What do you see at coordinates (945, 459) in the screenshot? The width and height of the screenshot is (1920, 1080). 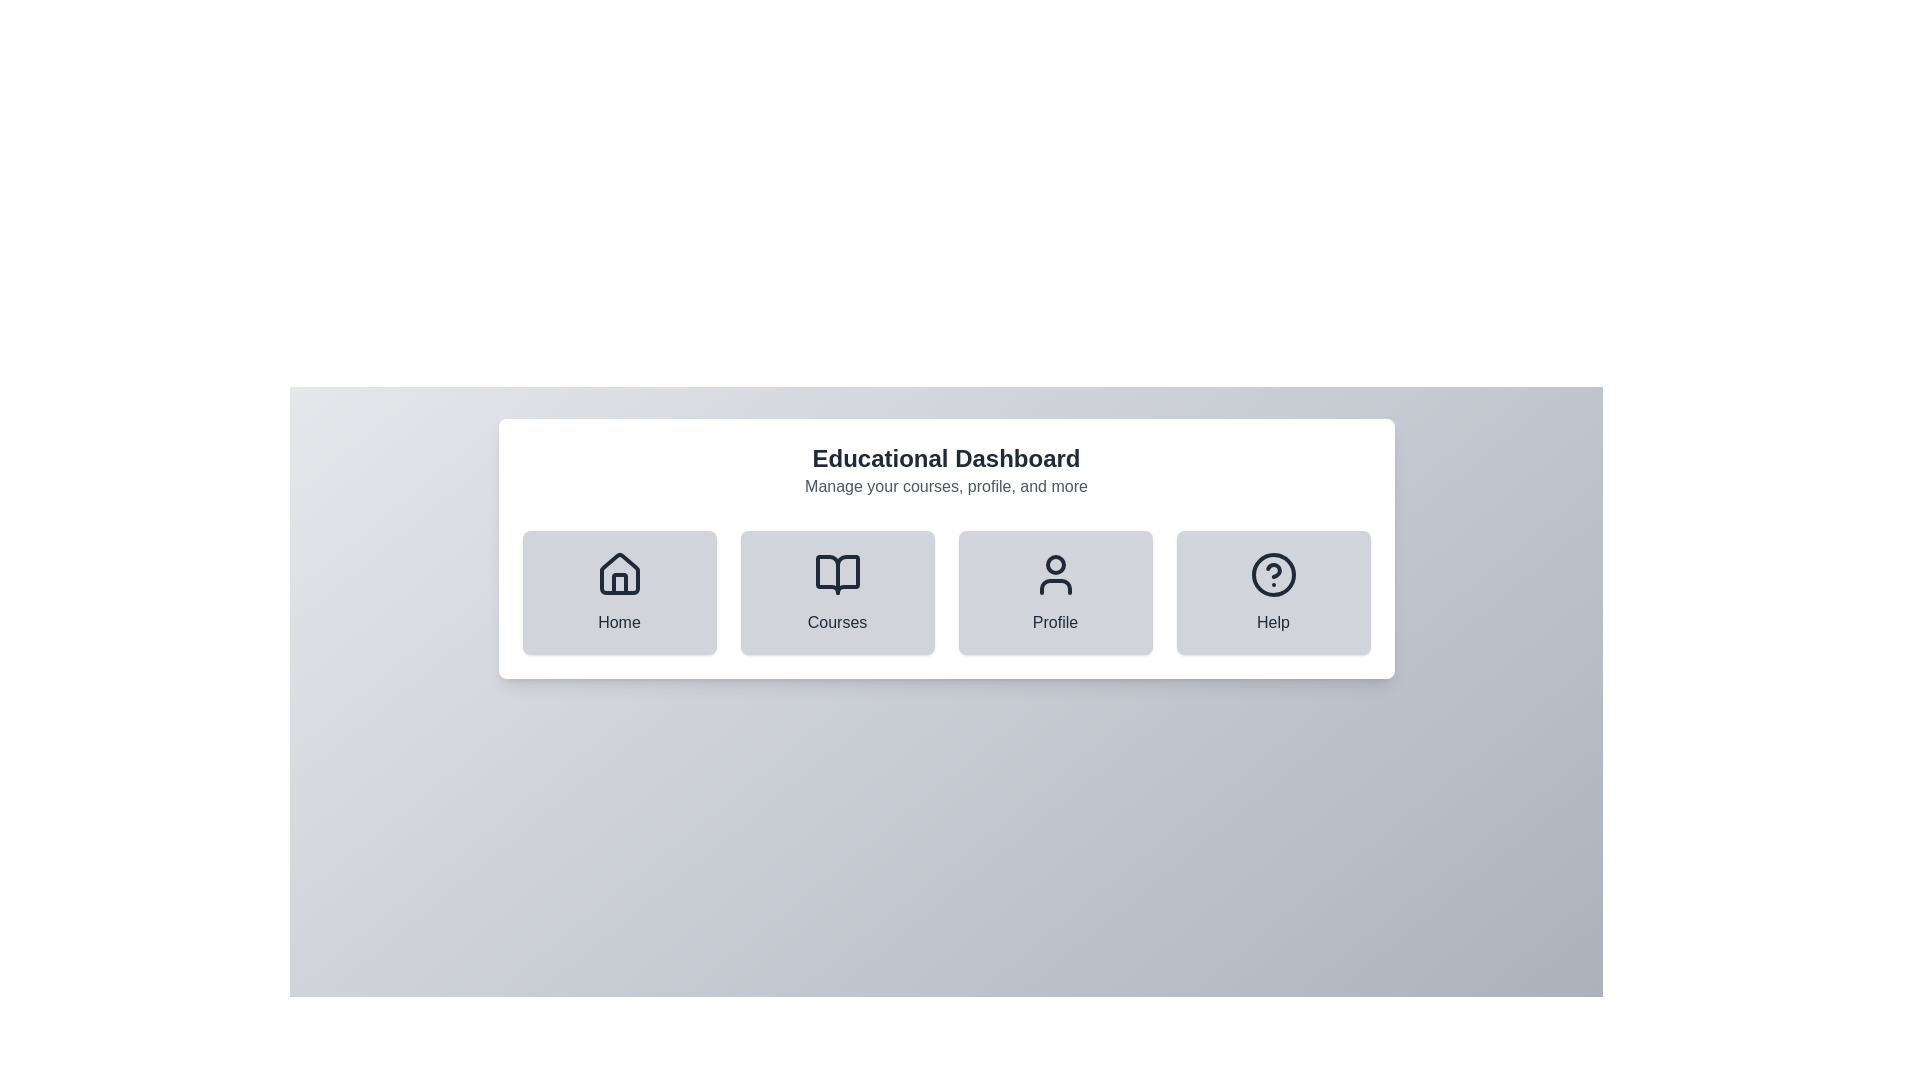 I see `the informational text label that serves as the title 'Educational Dashboard', located at the top-center of the interface` at bounding box center [945, 459].